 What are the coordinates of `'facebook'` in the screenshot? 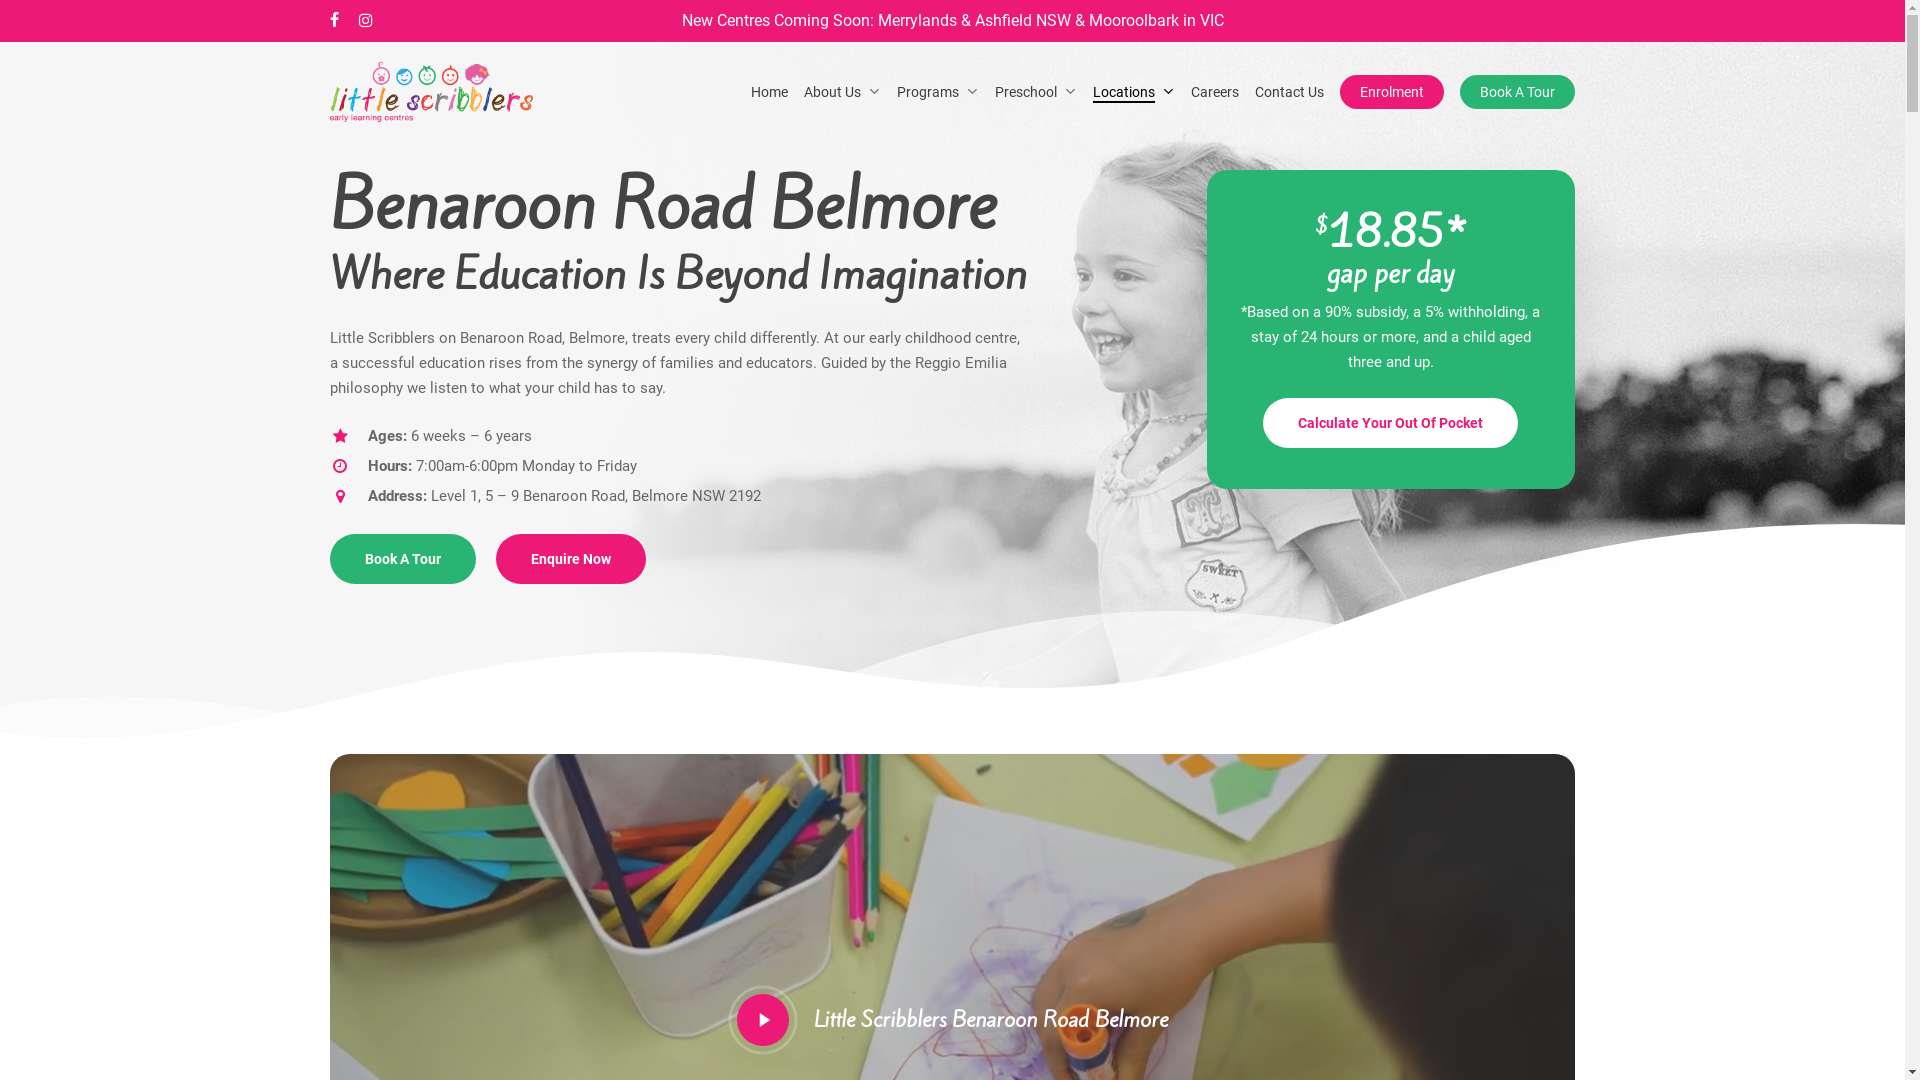 It's located at (334, 20).